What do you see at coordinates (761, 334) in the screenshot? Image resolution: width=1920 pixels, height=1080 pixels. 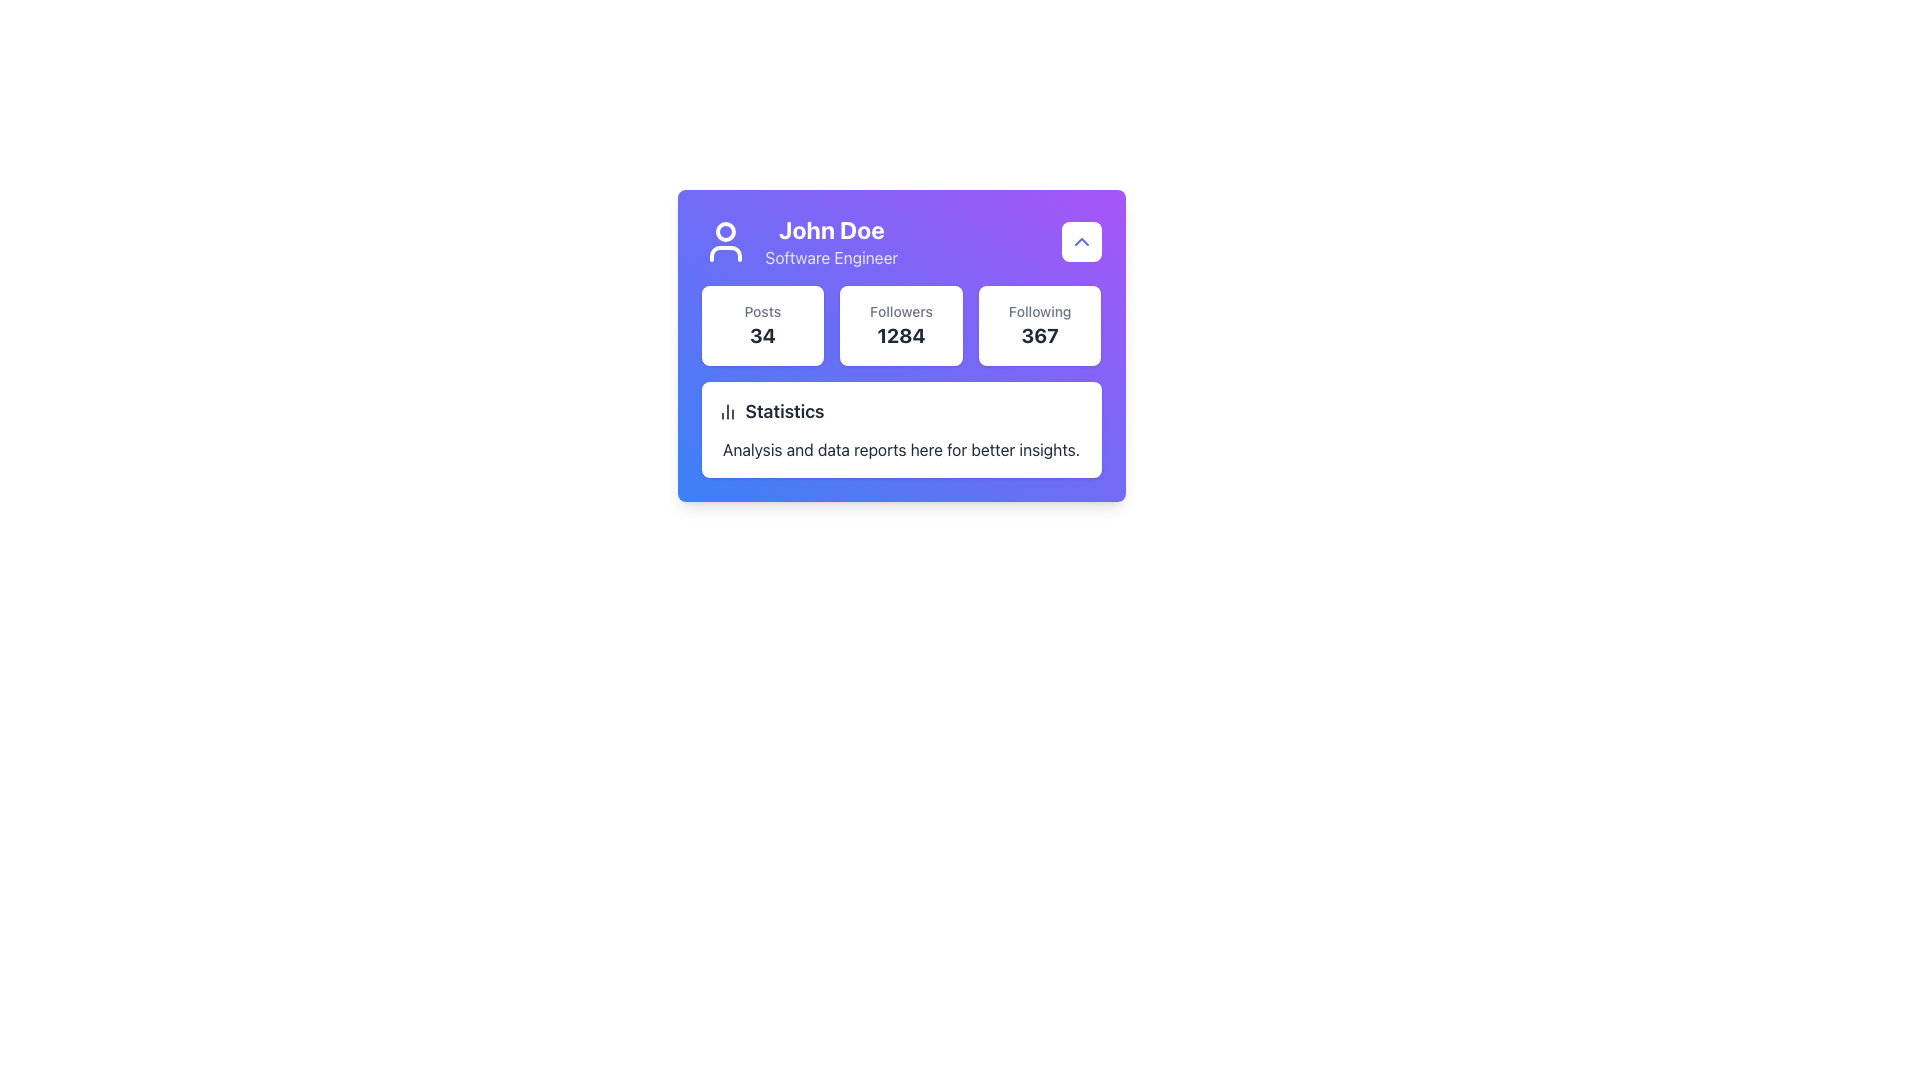 I see `bold text label displaying the number '34', which is located within a white card under the 'Posts' label` at bounding box center [761, 334].